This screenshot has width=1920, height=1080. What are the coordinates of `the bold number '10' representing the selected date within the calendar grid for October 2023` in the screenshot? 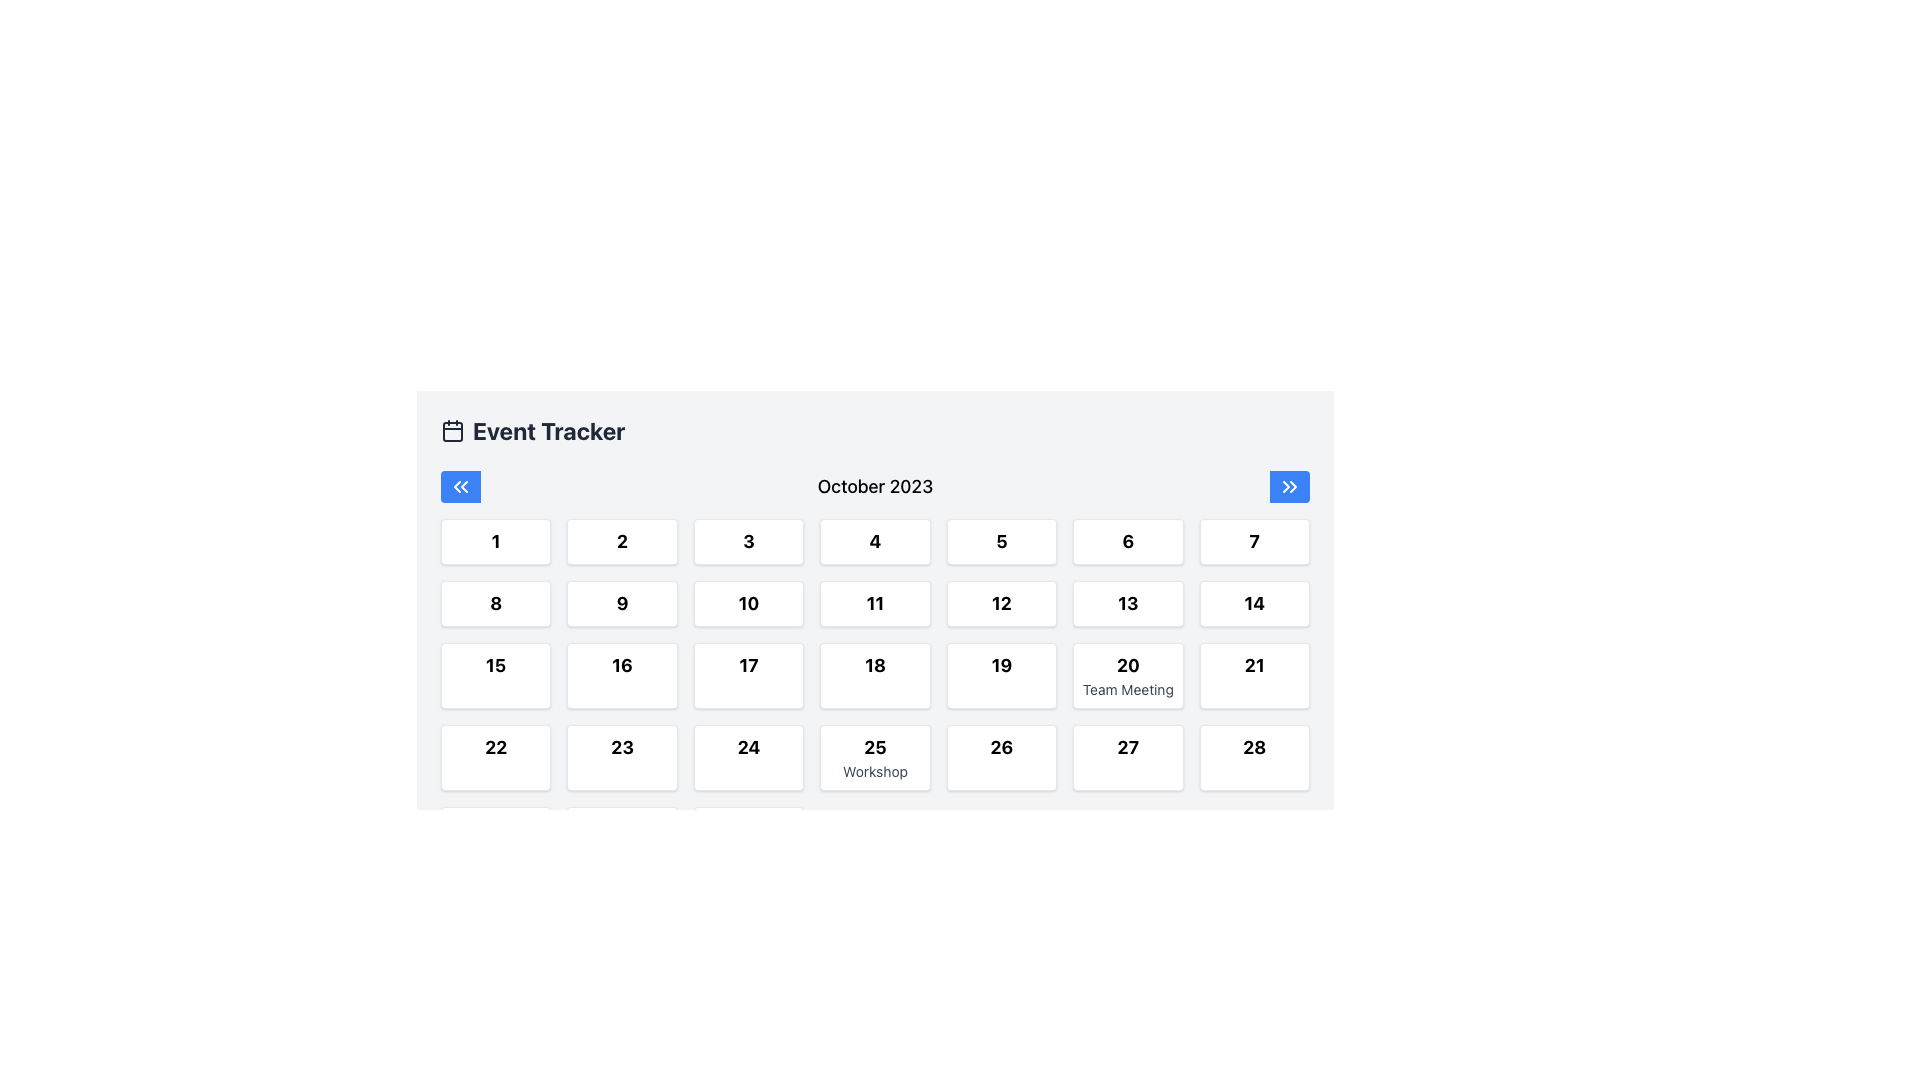 It's located at (747, 603).